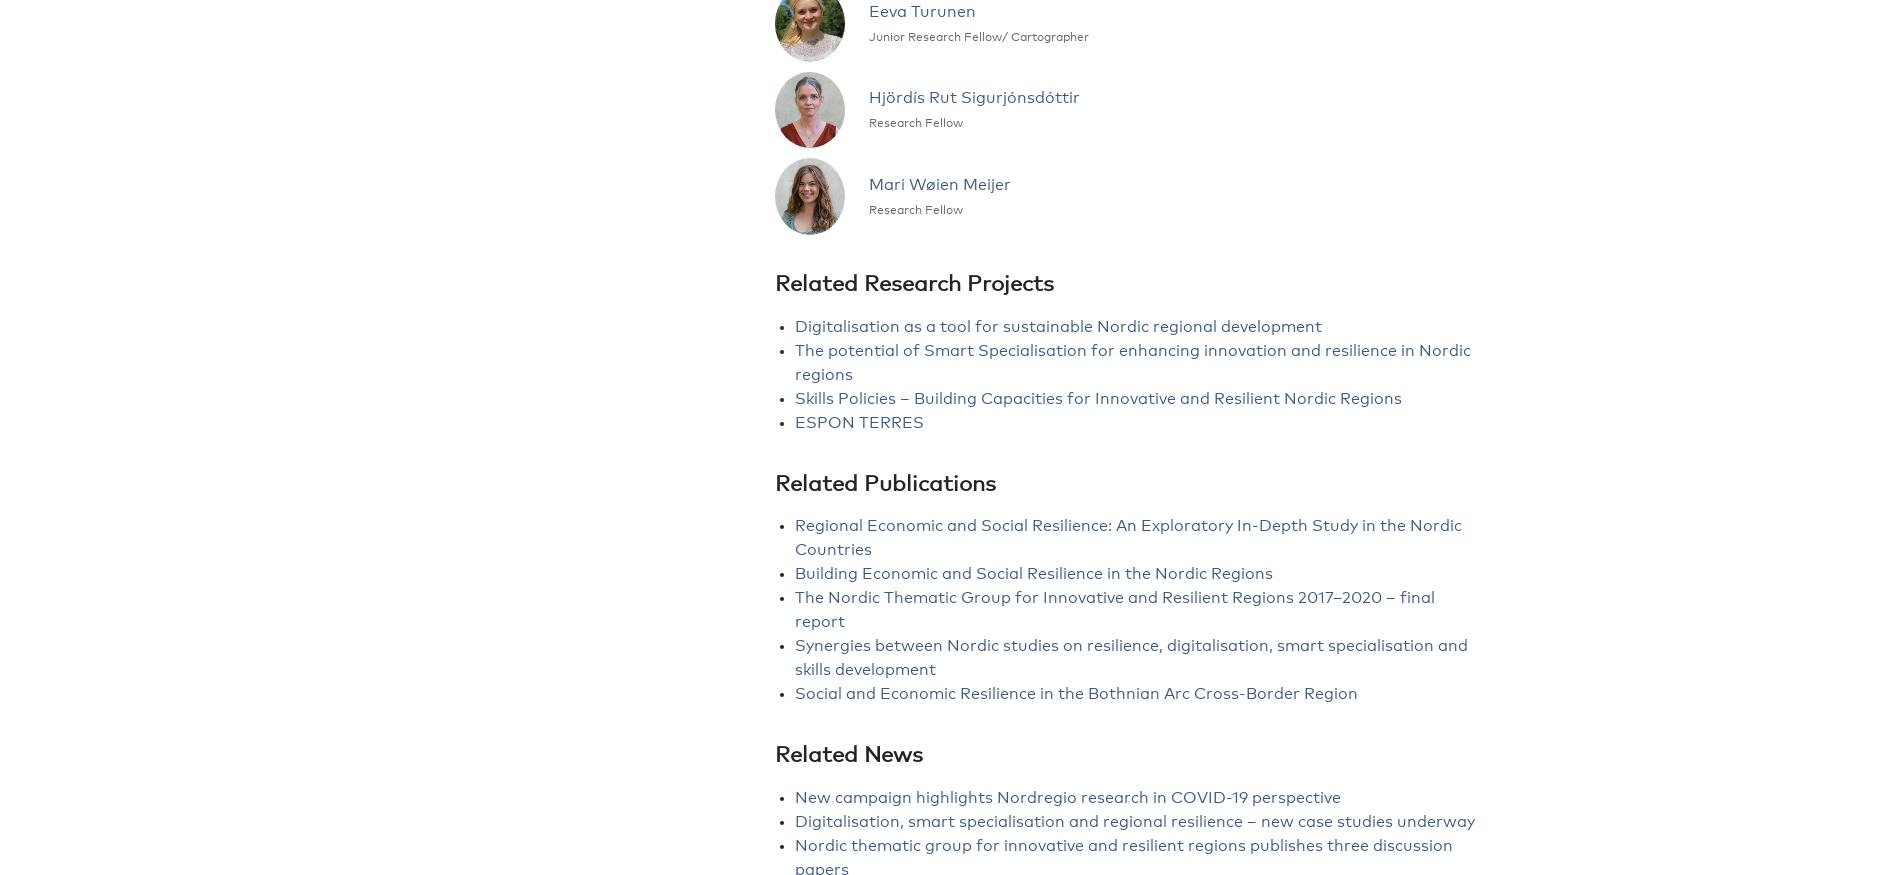 The image size is (1900, 875). Describe the element at coordinates (979, 36) in the screenshot. I see `'Junior Research Fellow/ Cartographer'` at that location.